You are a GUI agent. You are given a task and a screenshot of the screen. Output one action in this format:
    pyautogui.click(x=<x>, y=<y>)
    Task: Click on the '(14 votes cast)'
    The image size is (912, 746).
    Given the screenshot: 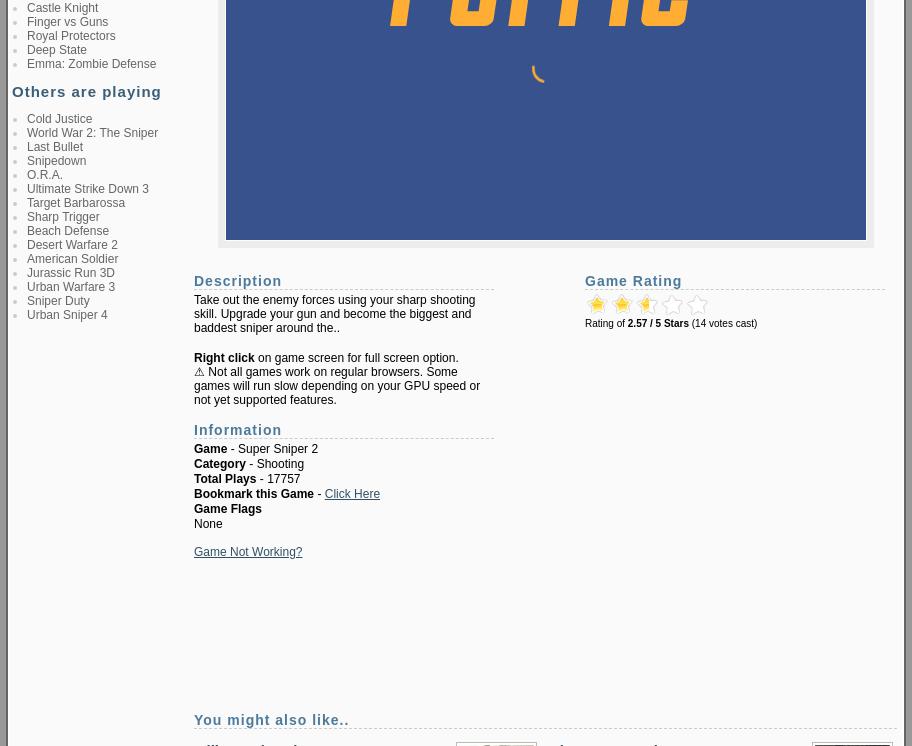 What is the action you would take?
    pyautogui.click(x=722, y=323)
    